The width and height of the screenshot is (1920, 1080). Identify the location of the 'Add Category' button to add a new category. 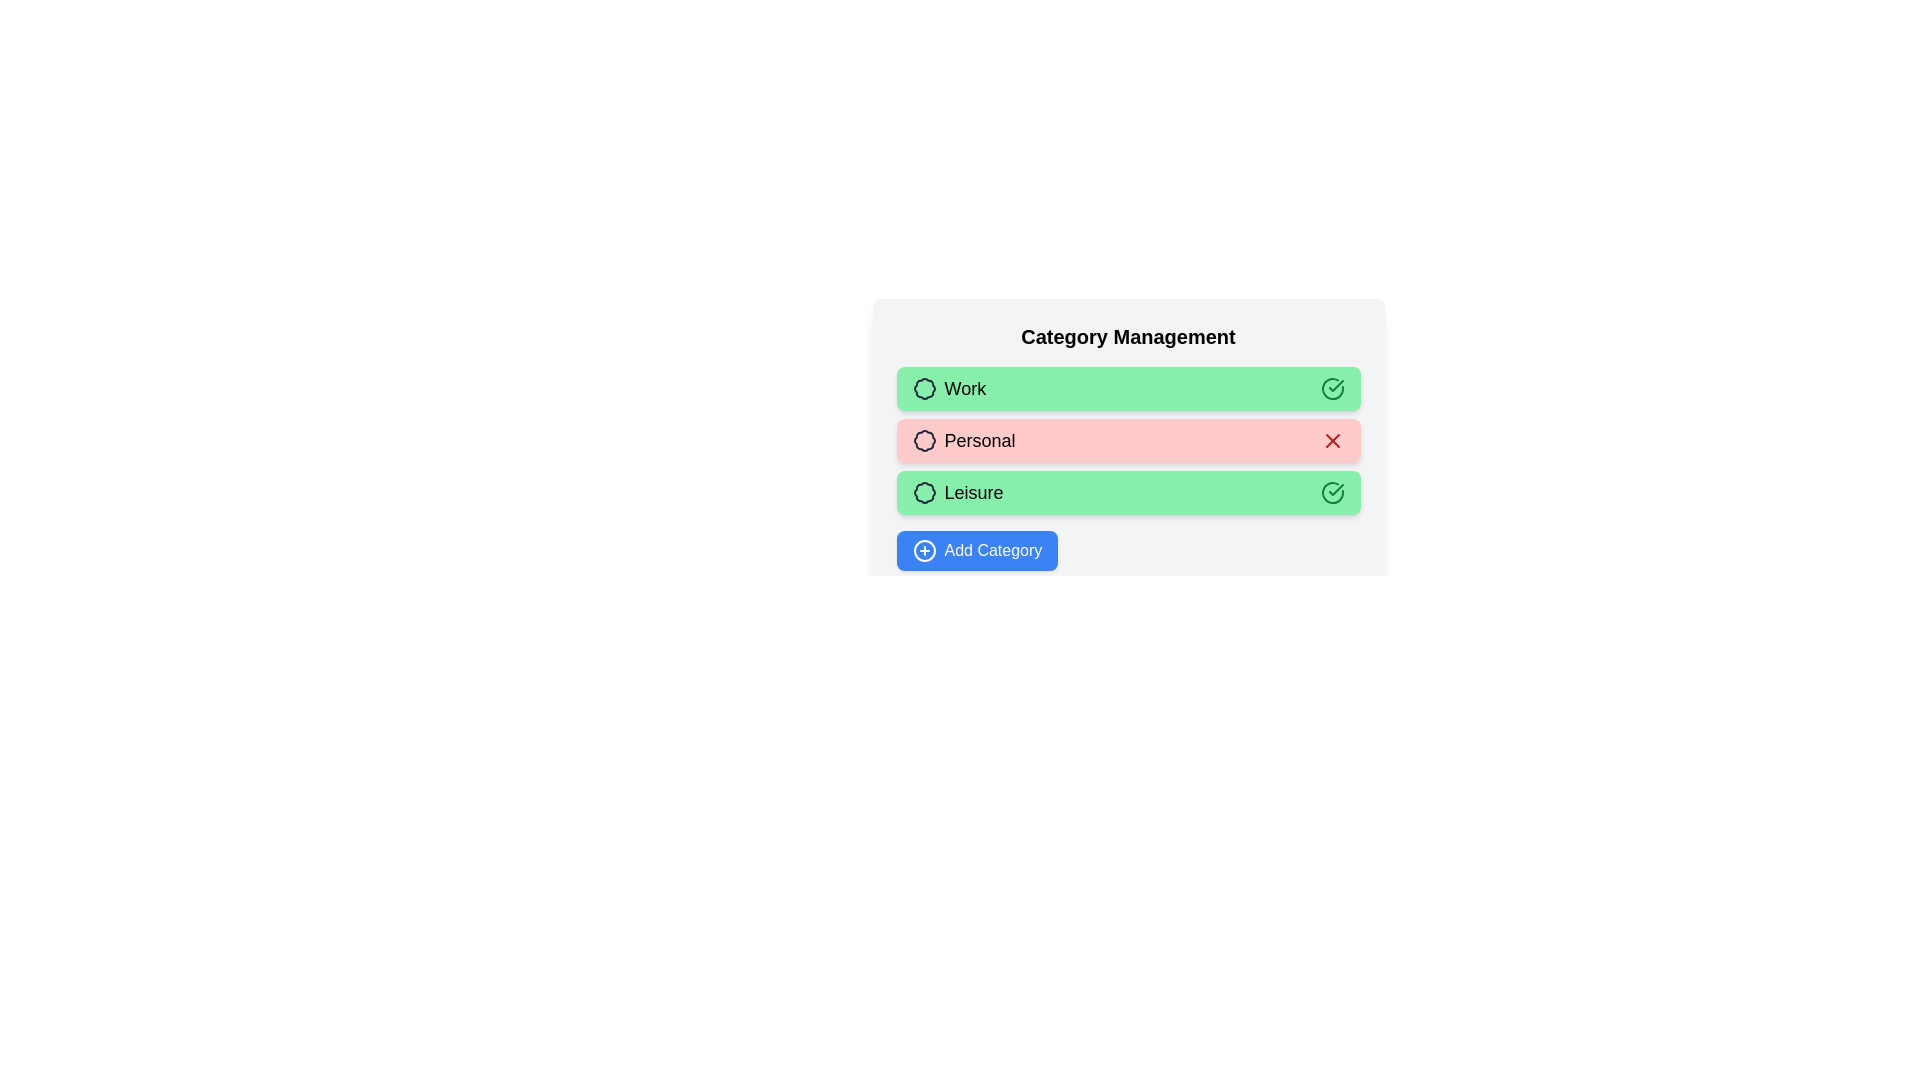
(977, 551).